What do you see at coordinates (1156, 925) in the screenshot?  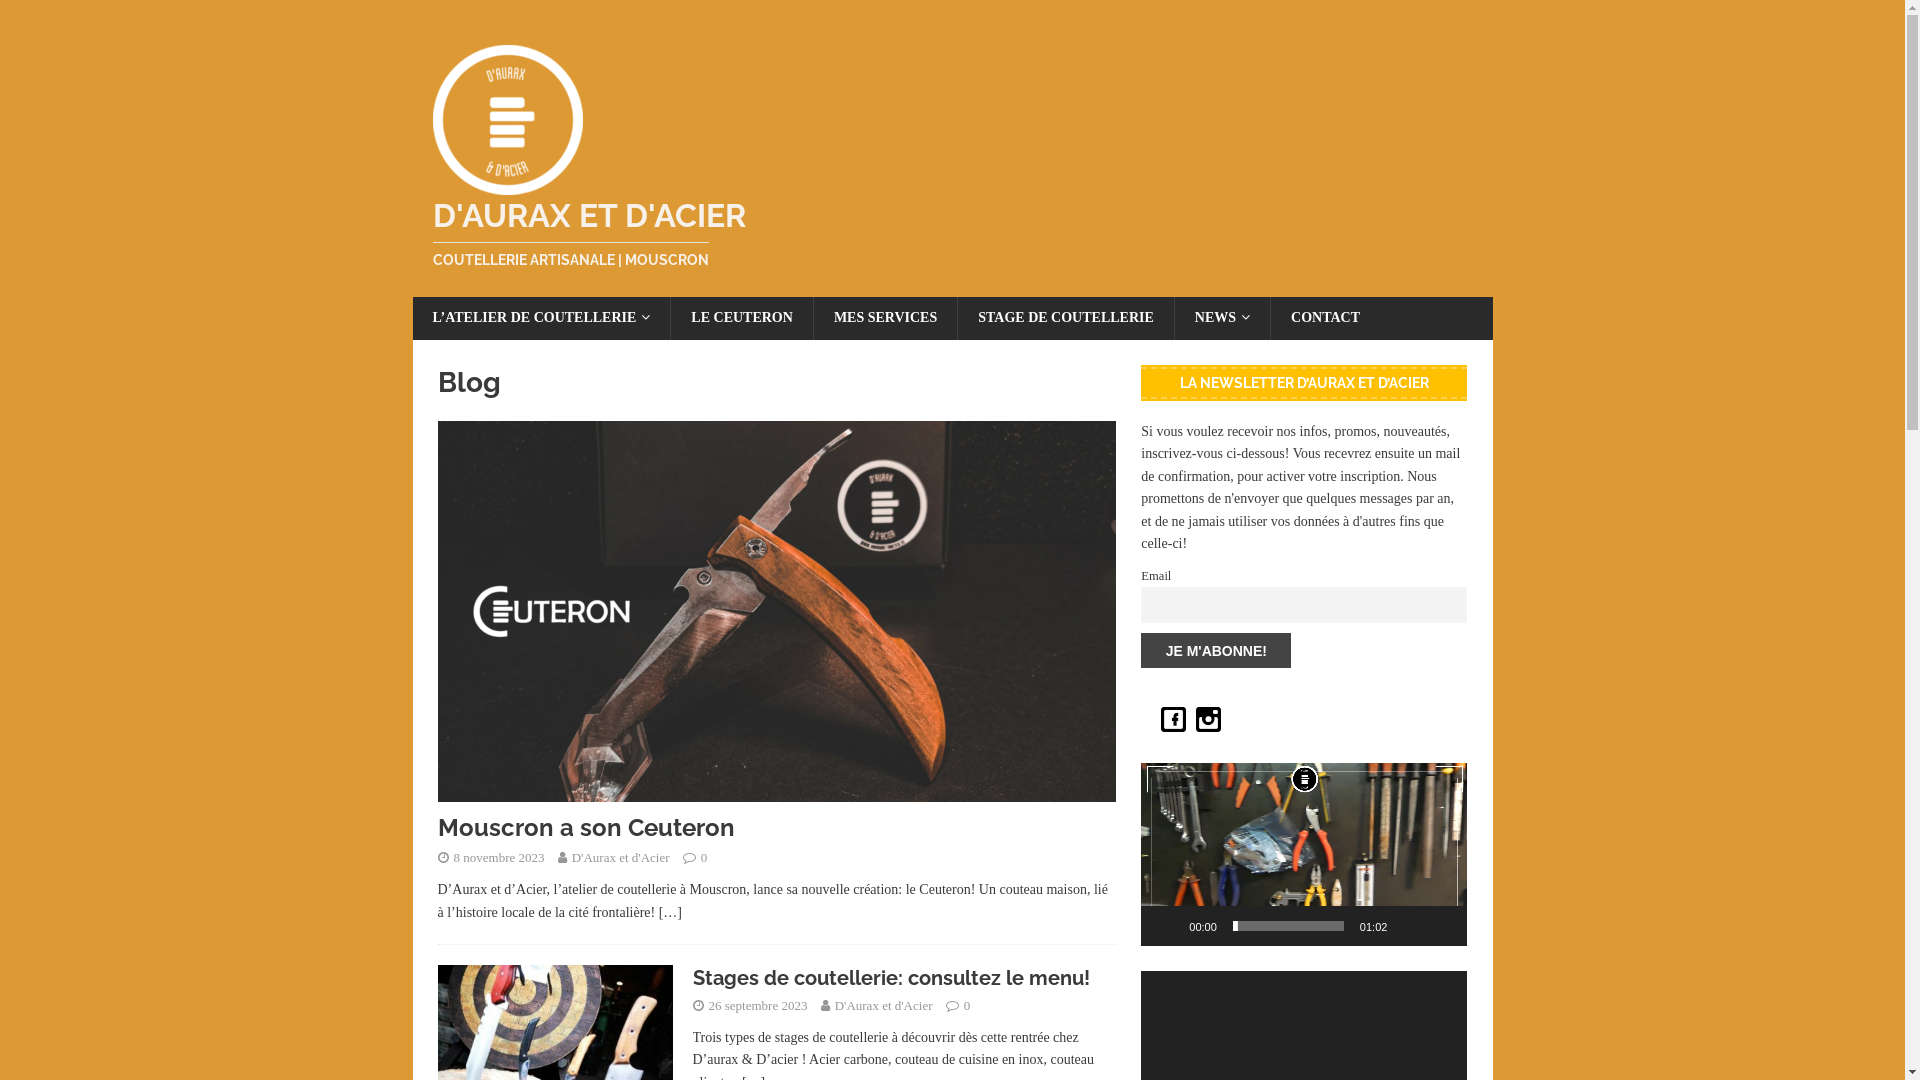 I see `'Lecture'` at bounding box center [1156, 925].